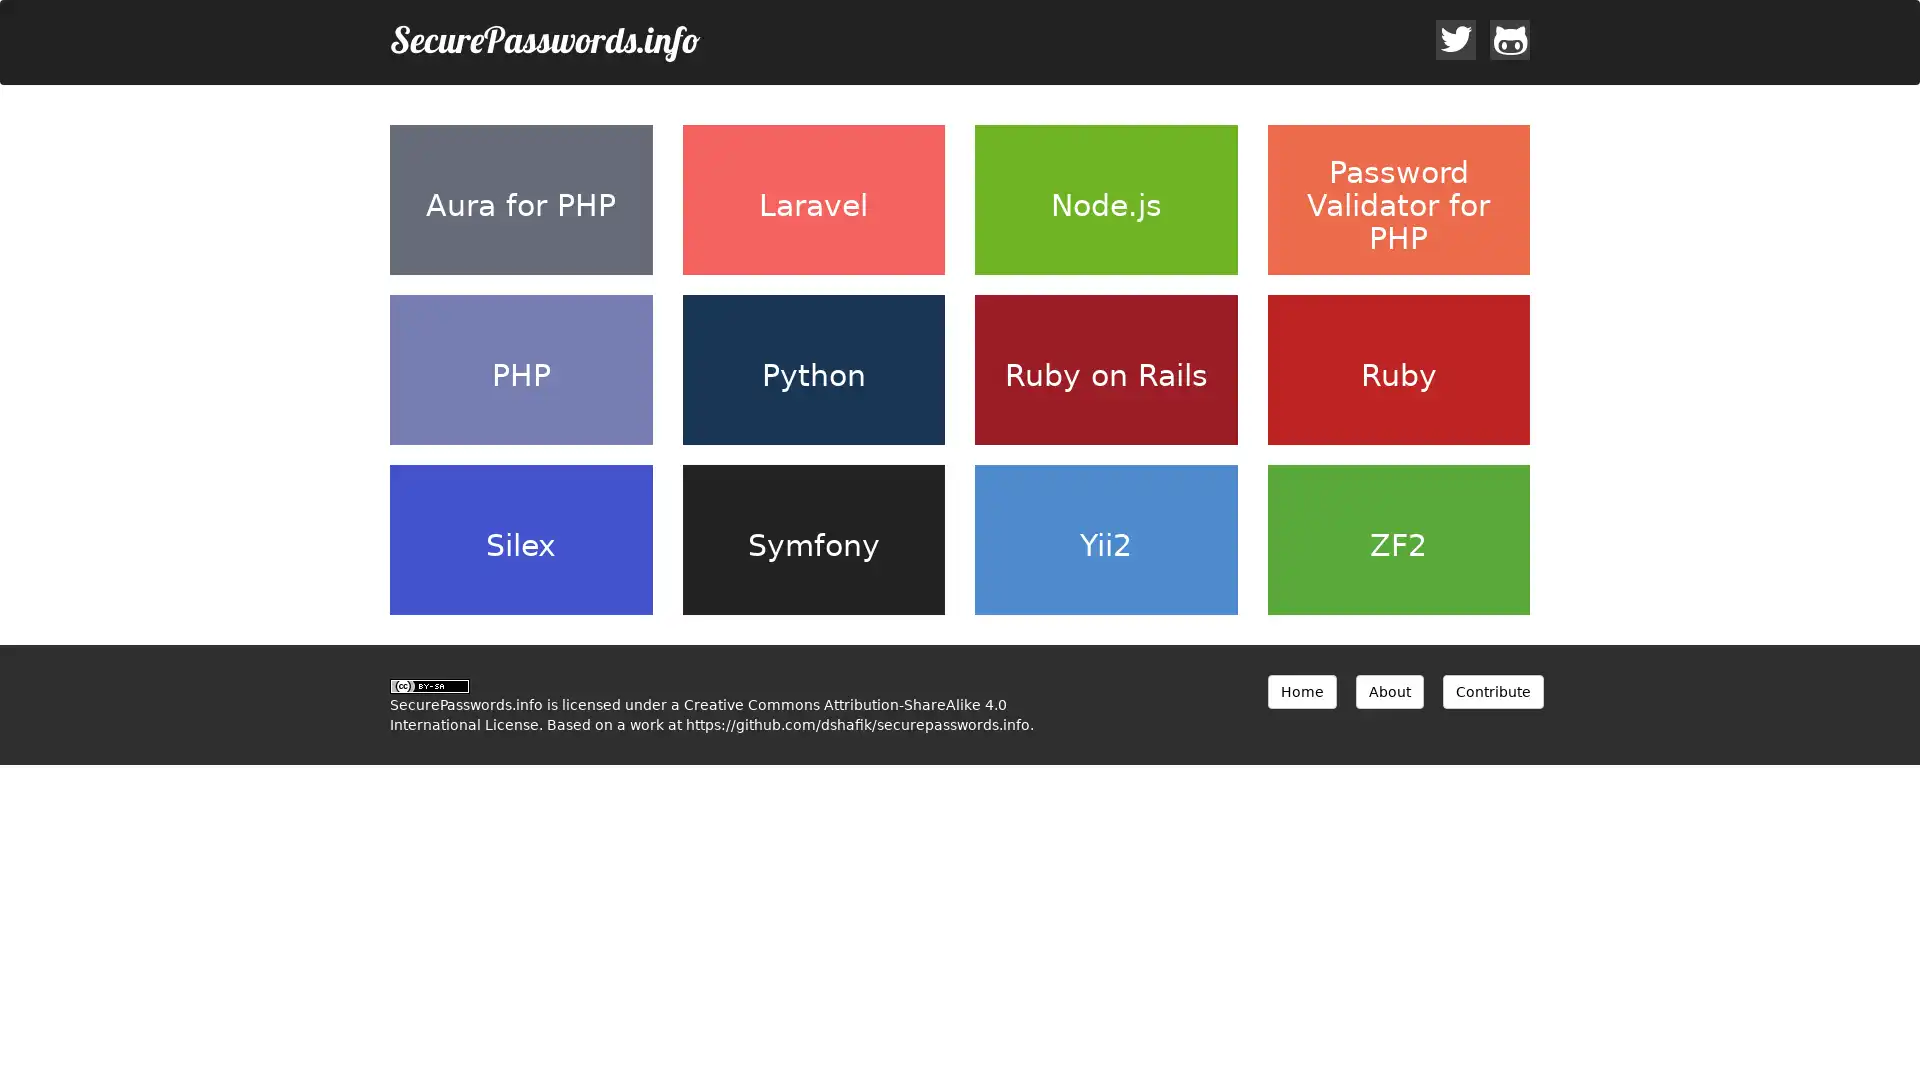 The image size is (1920, 1080). Describe the element at coordinates (813, 200) in the screenshot. I see `Laravel` at that location.